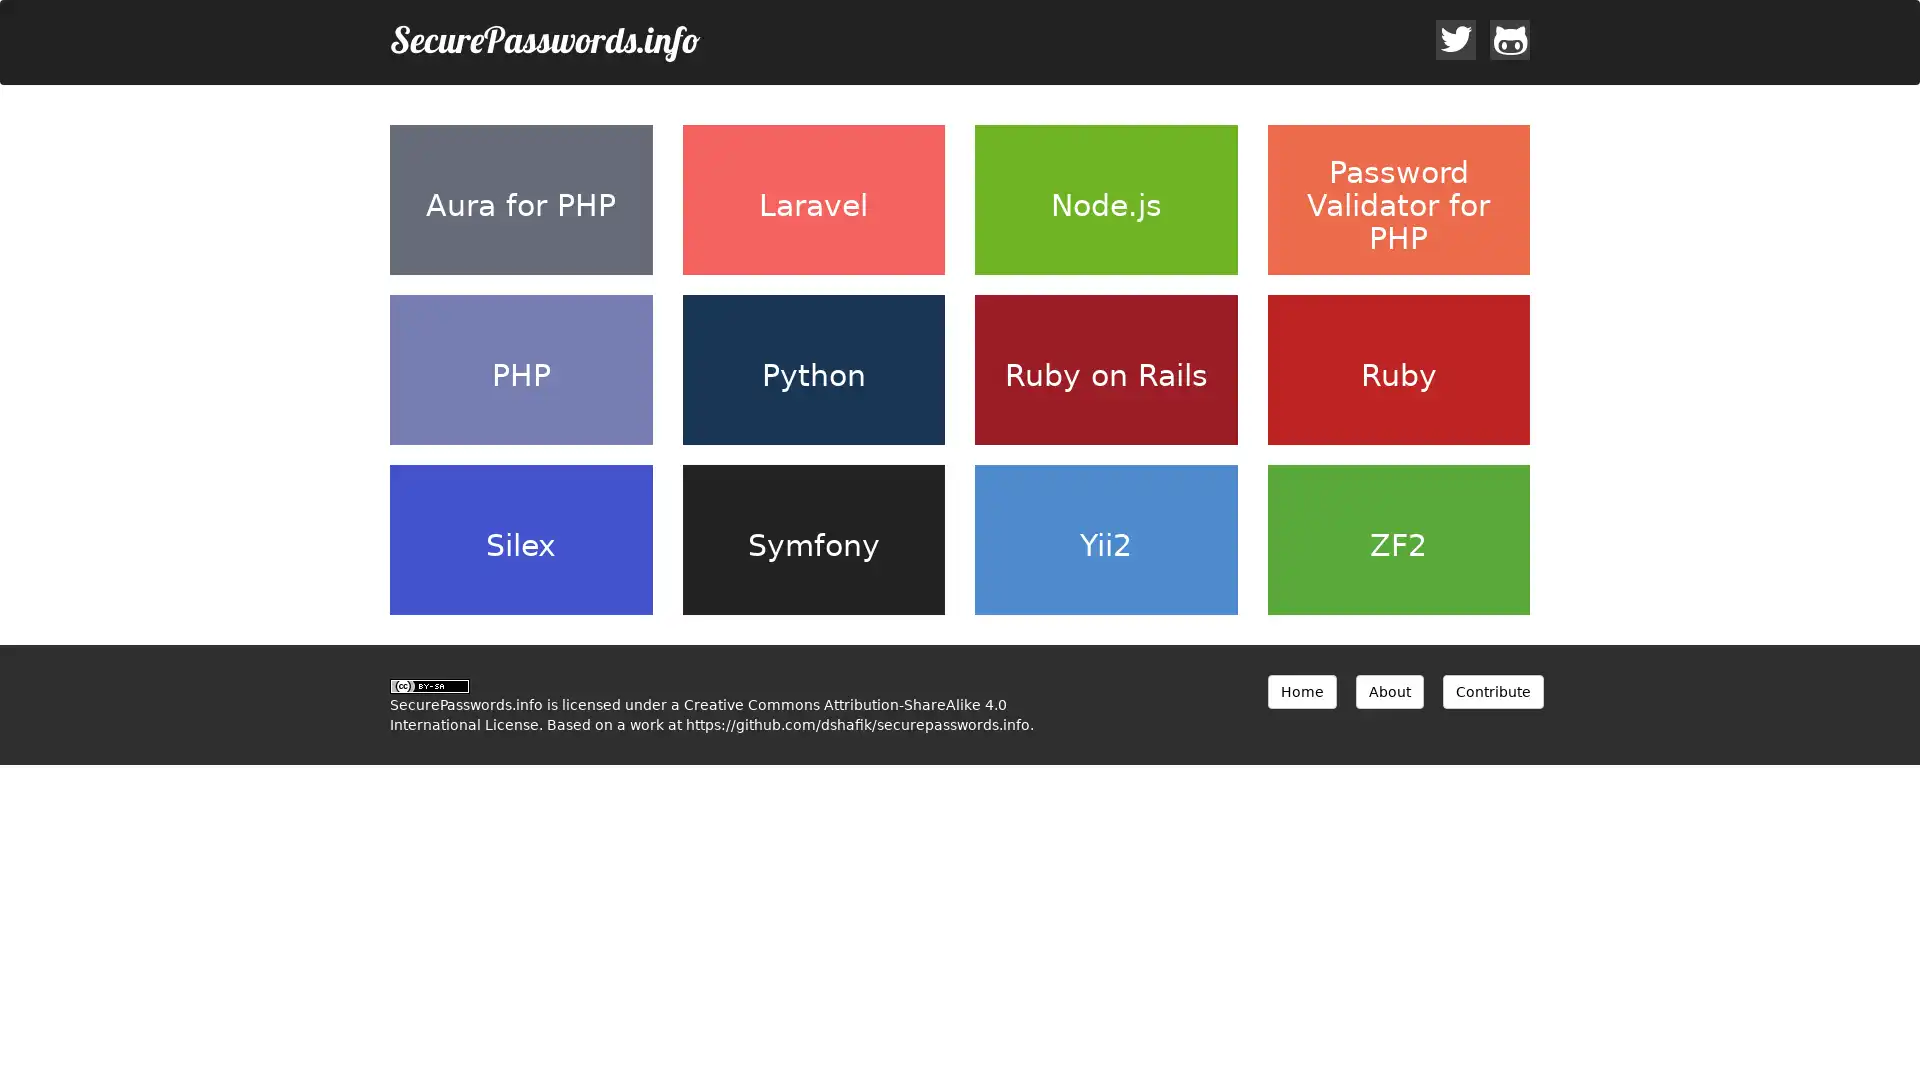 The image size is (1920, 1080). Describe the element at coordinates (813, 200) in the screenshot. I see `Laravel` at that location.